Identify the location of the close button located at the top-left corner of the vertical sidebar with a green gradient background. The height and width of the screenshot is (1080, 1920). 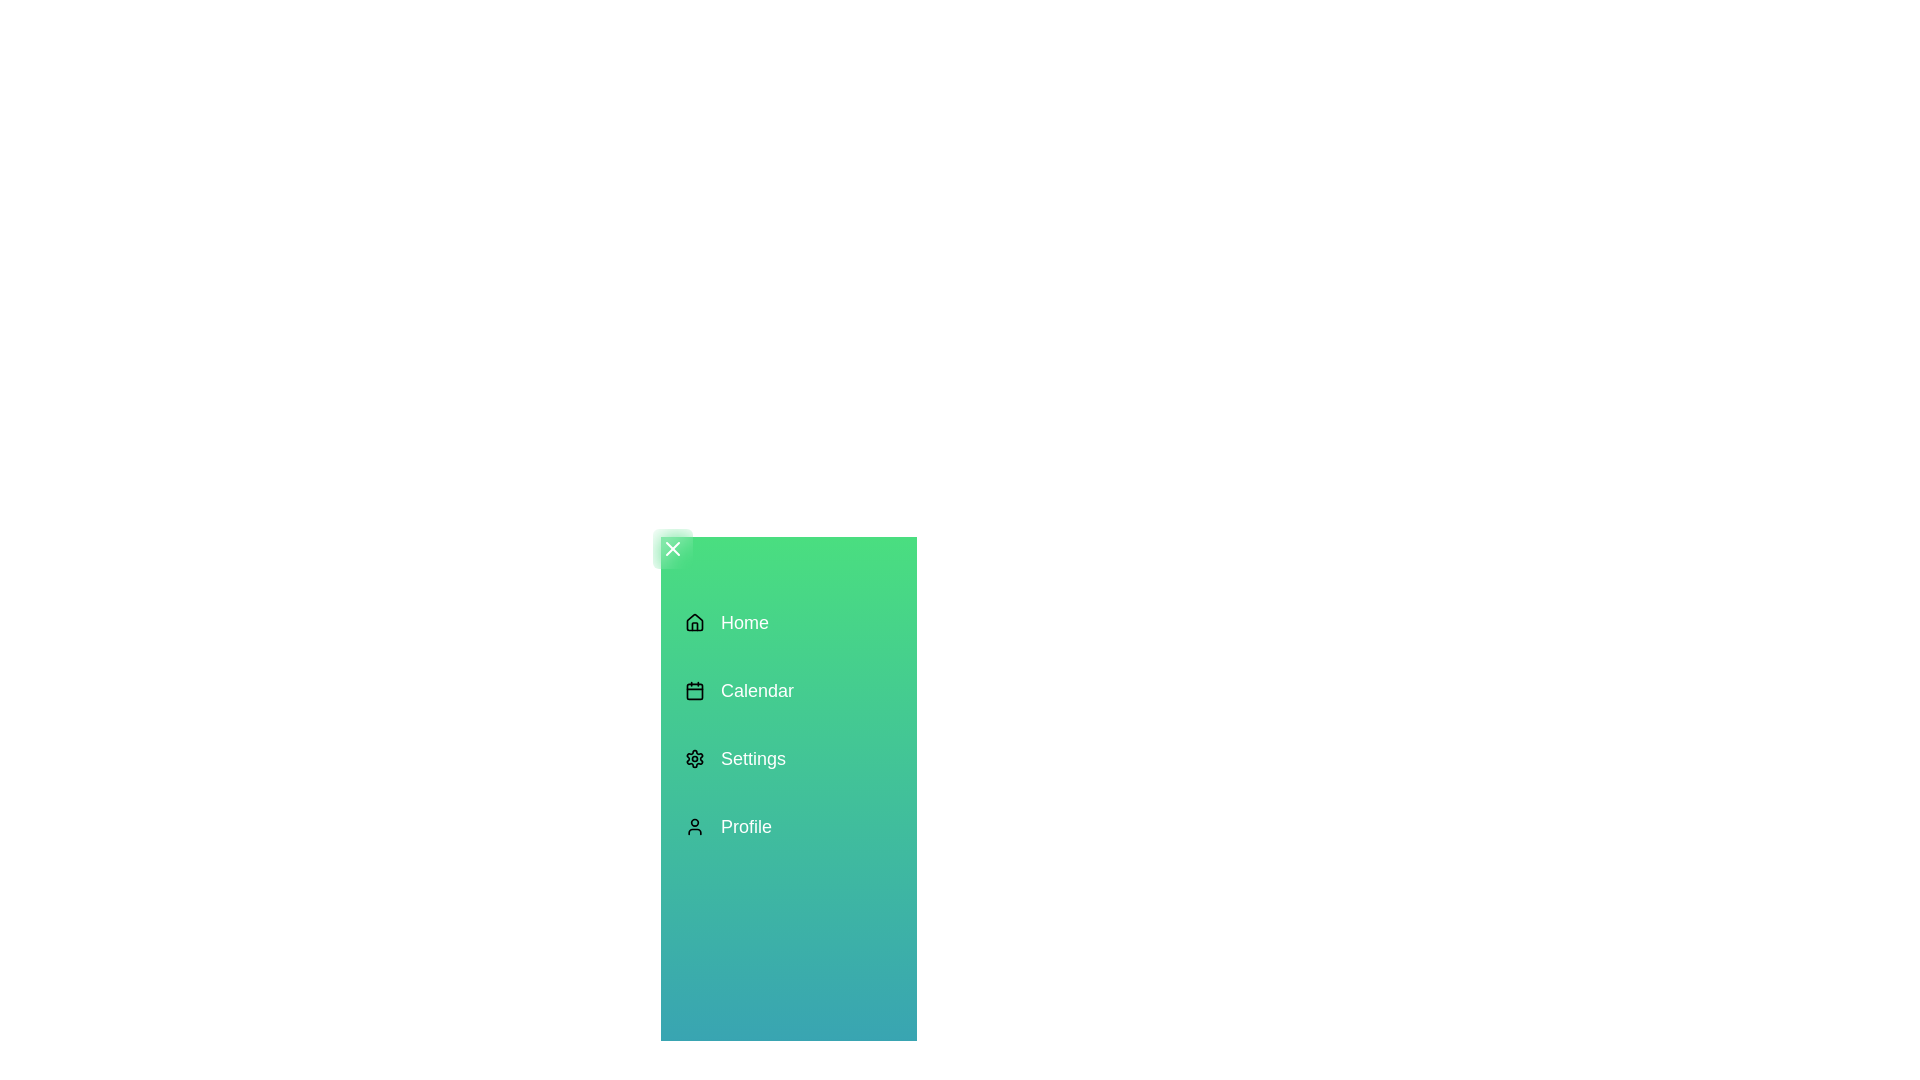
(672, 548).